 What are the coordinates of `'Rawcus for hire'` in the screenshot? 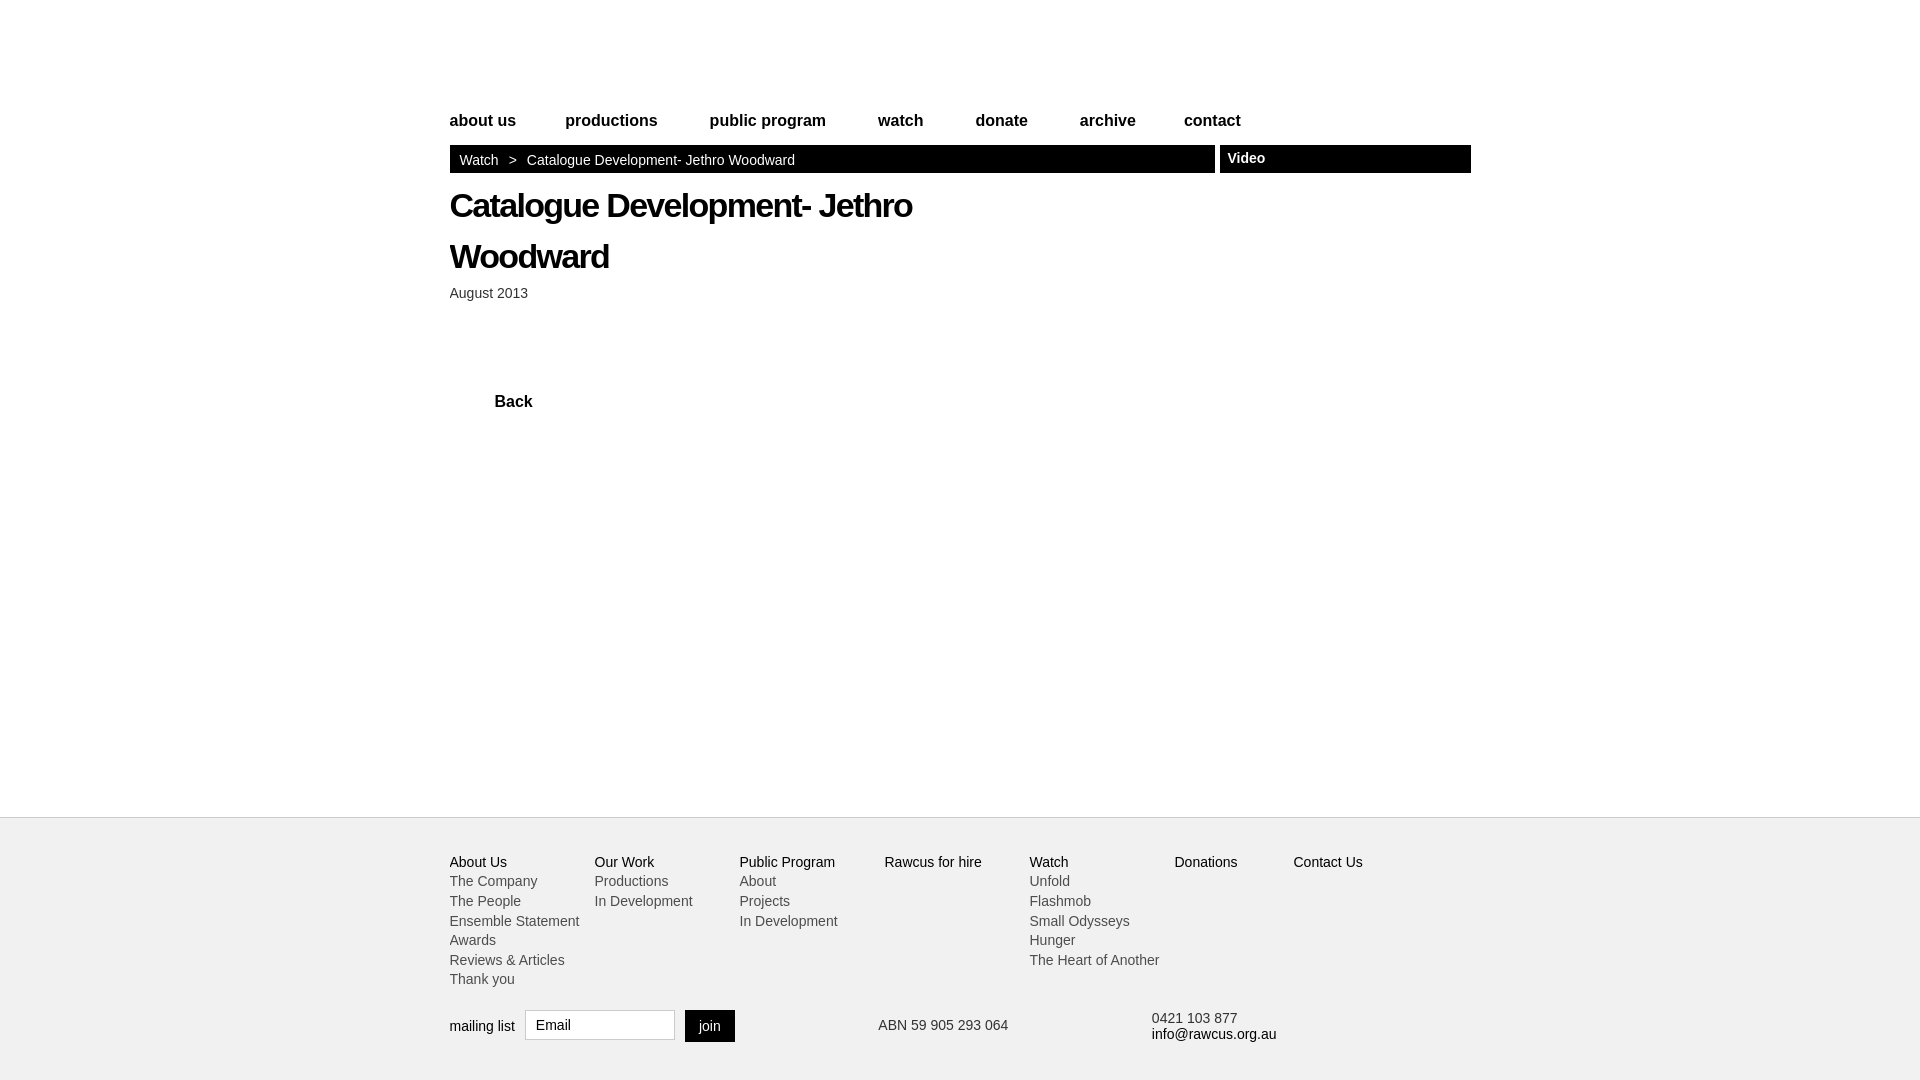 It's located at (931, 860).